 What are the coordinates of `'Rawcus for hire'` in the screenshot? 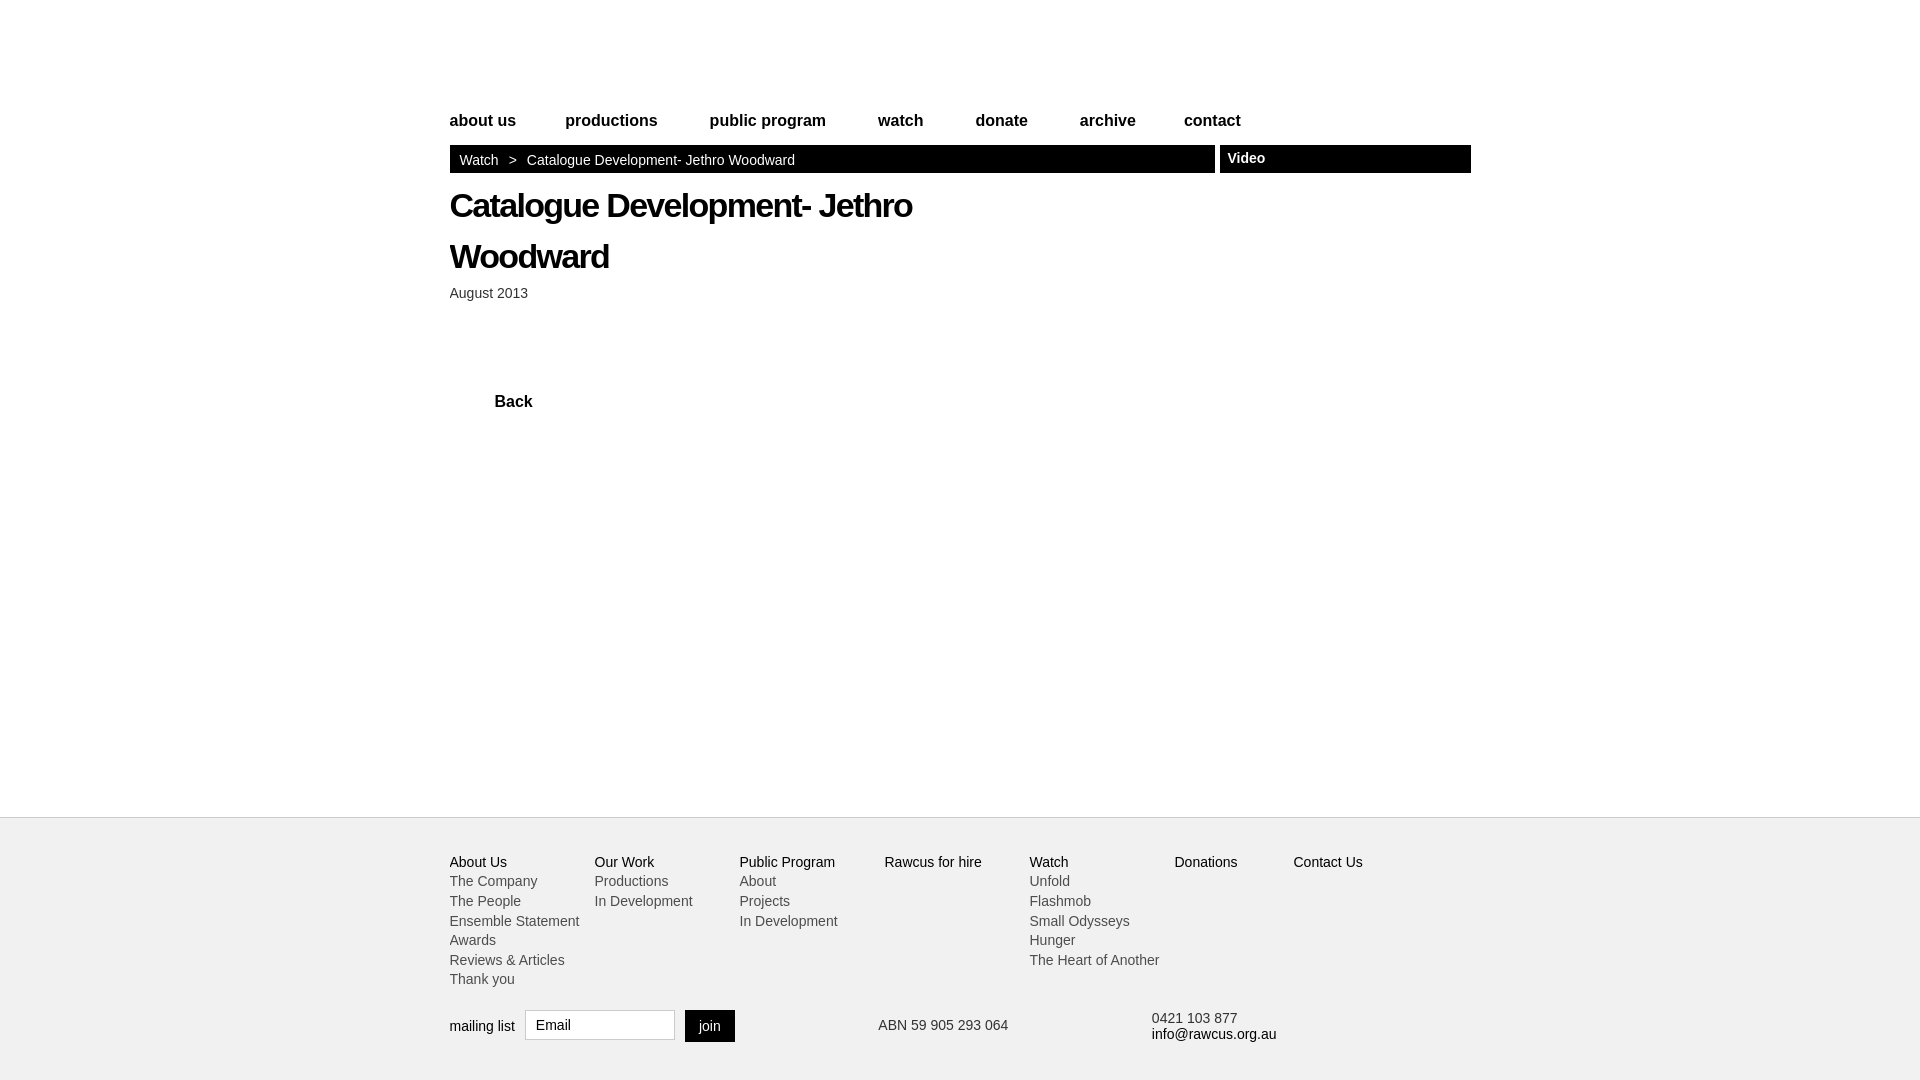 It's located at (931, 860).